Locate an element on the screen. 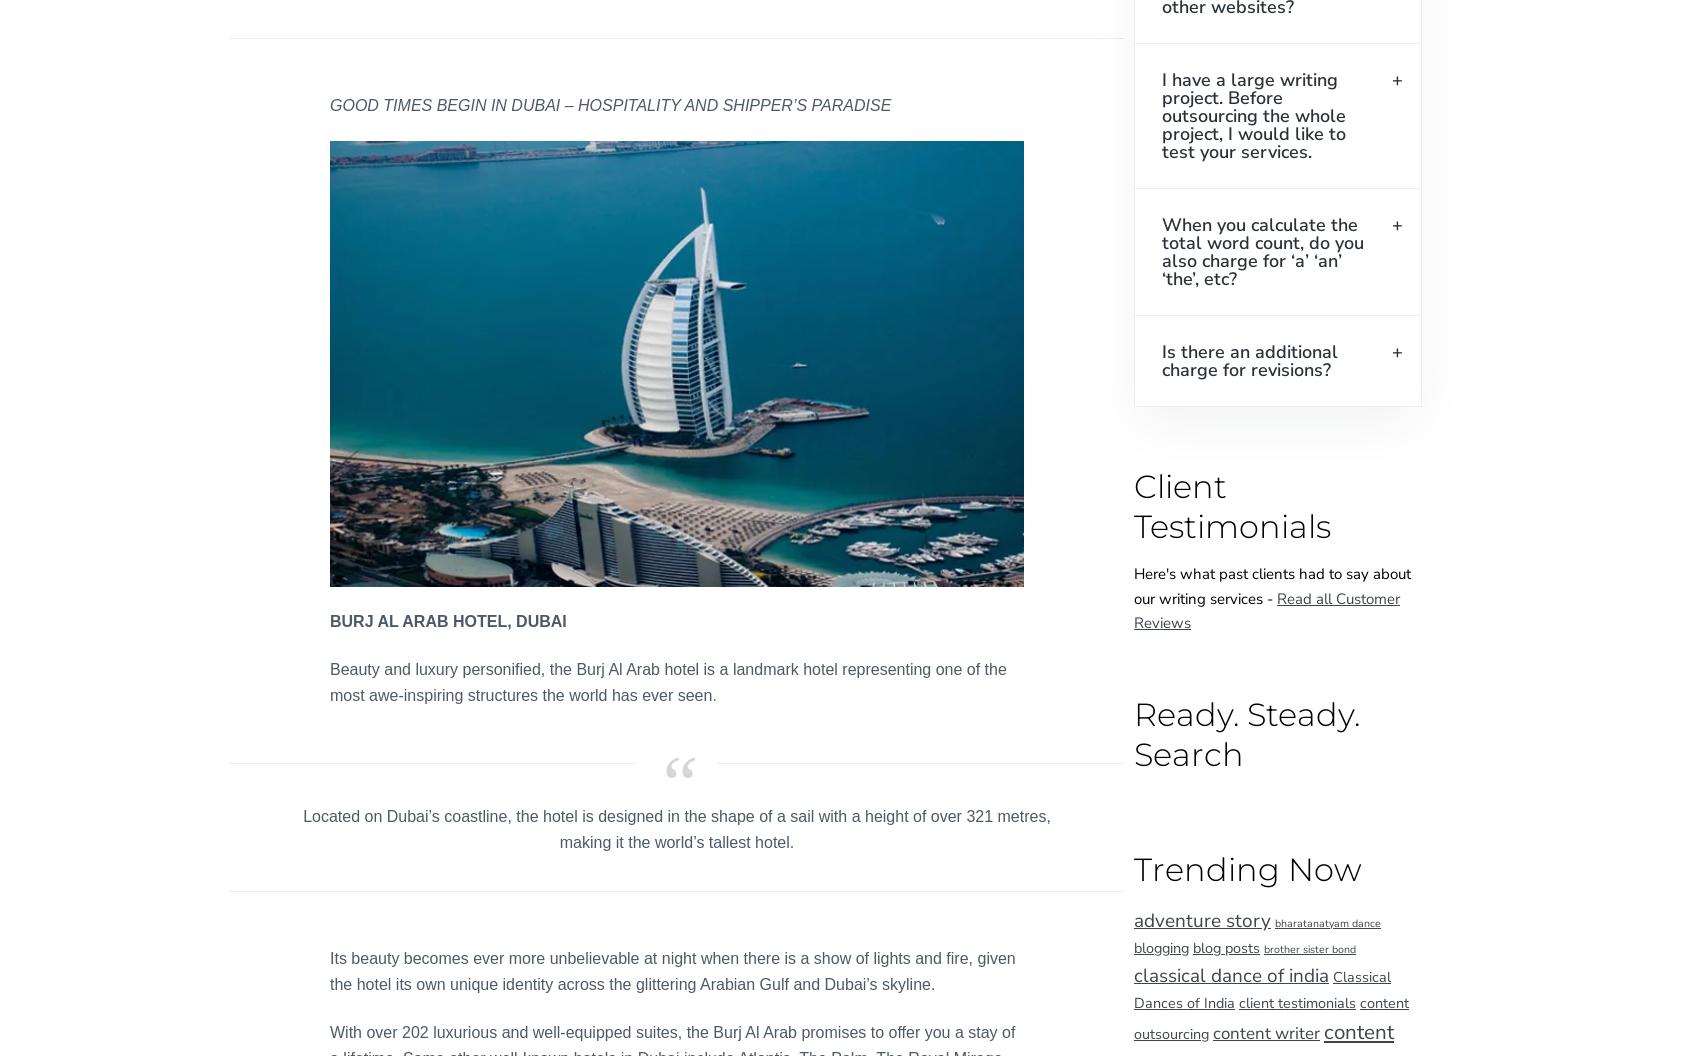 This screenshot has width=1692, height=1056. 'brother sister bond' is located at coordinates (1308, 949).